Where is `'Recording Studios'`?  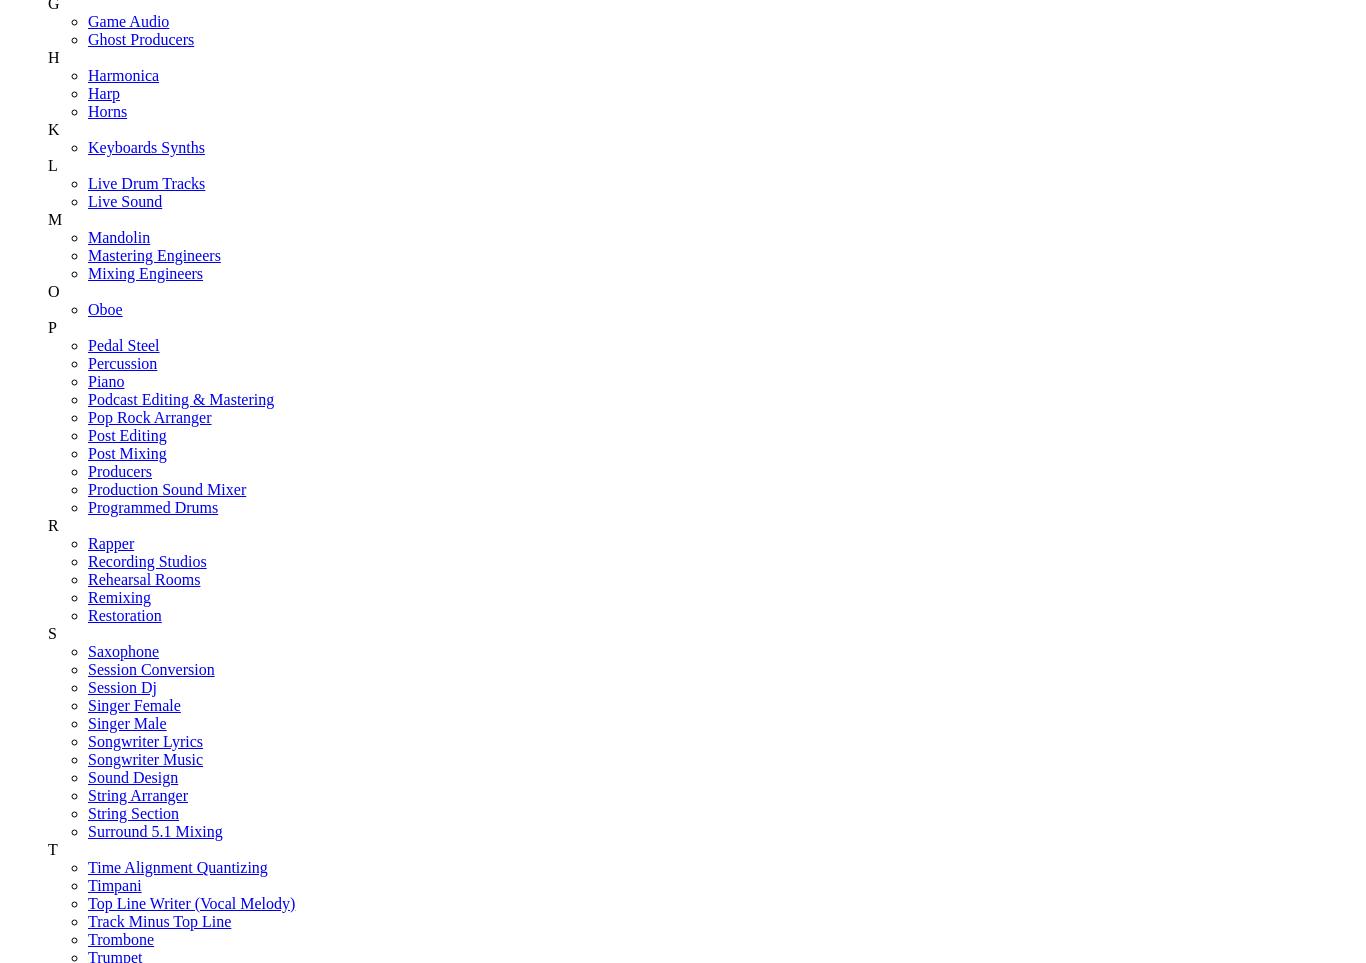
'Recording Studios' is located at coordinates (145, 559).